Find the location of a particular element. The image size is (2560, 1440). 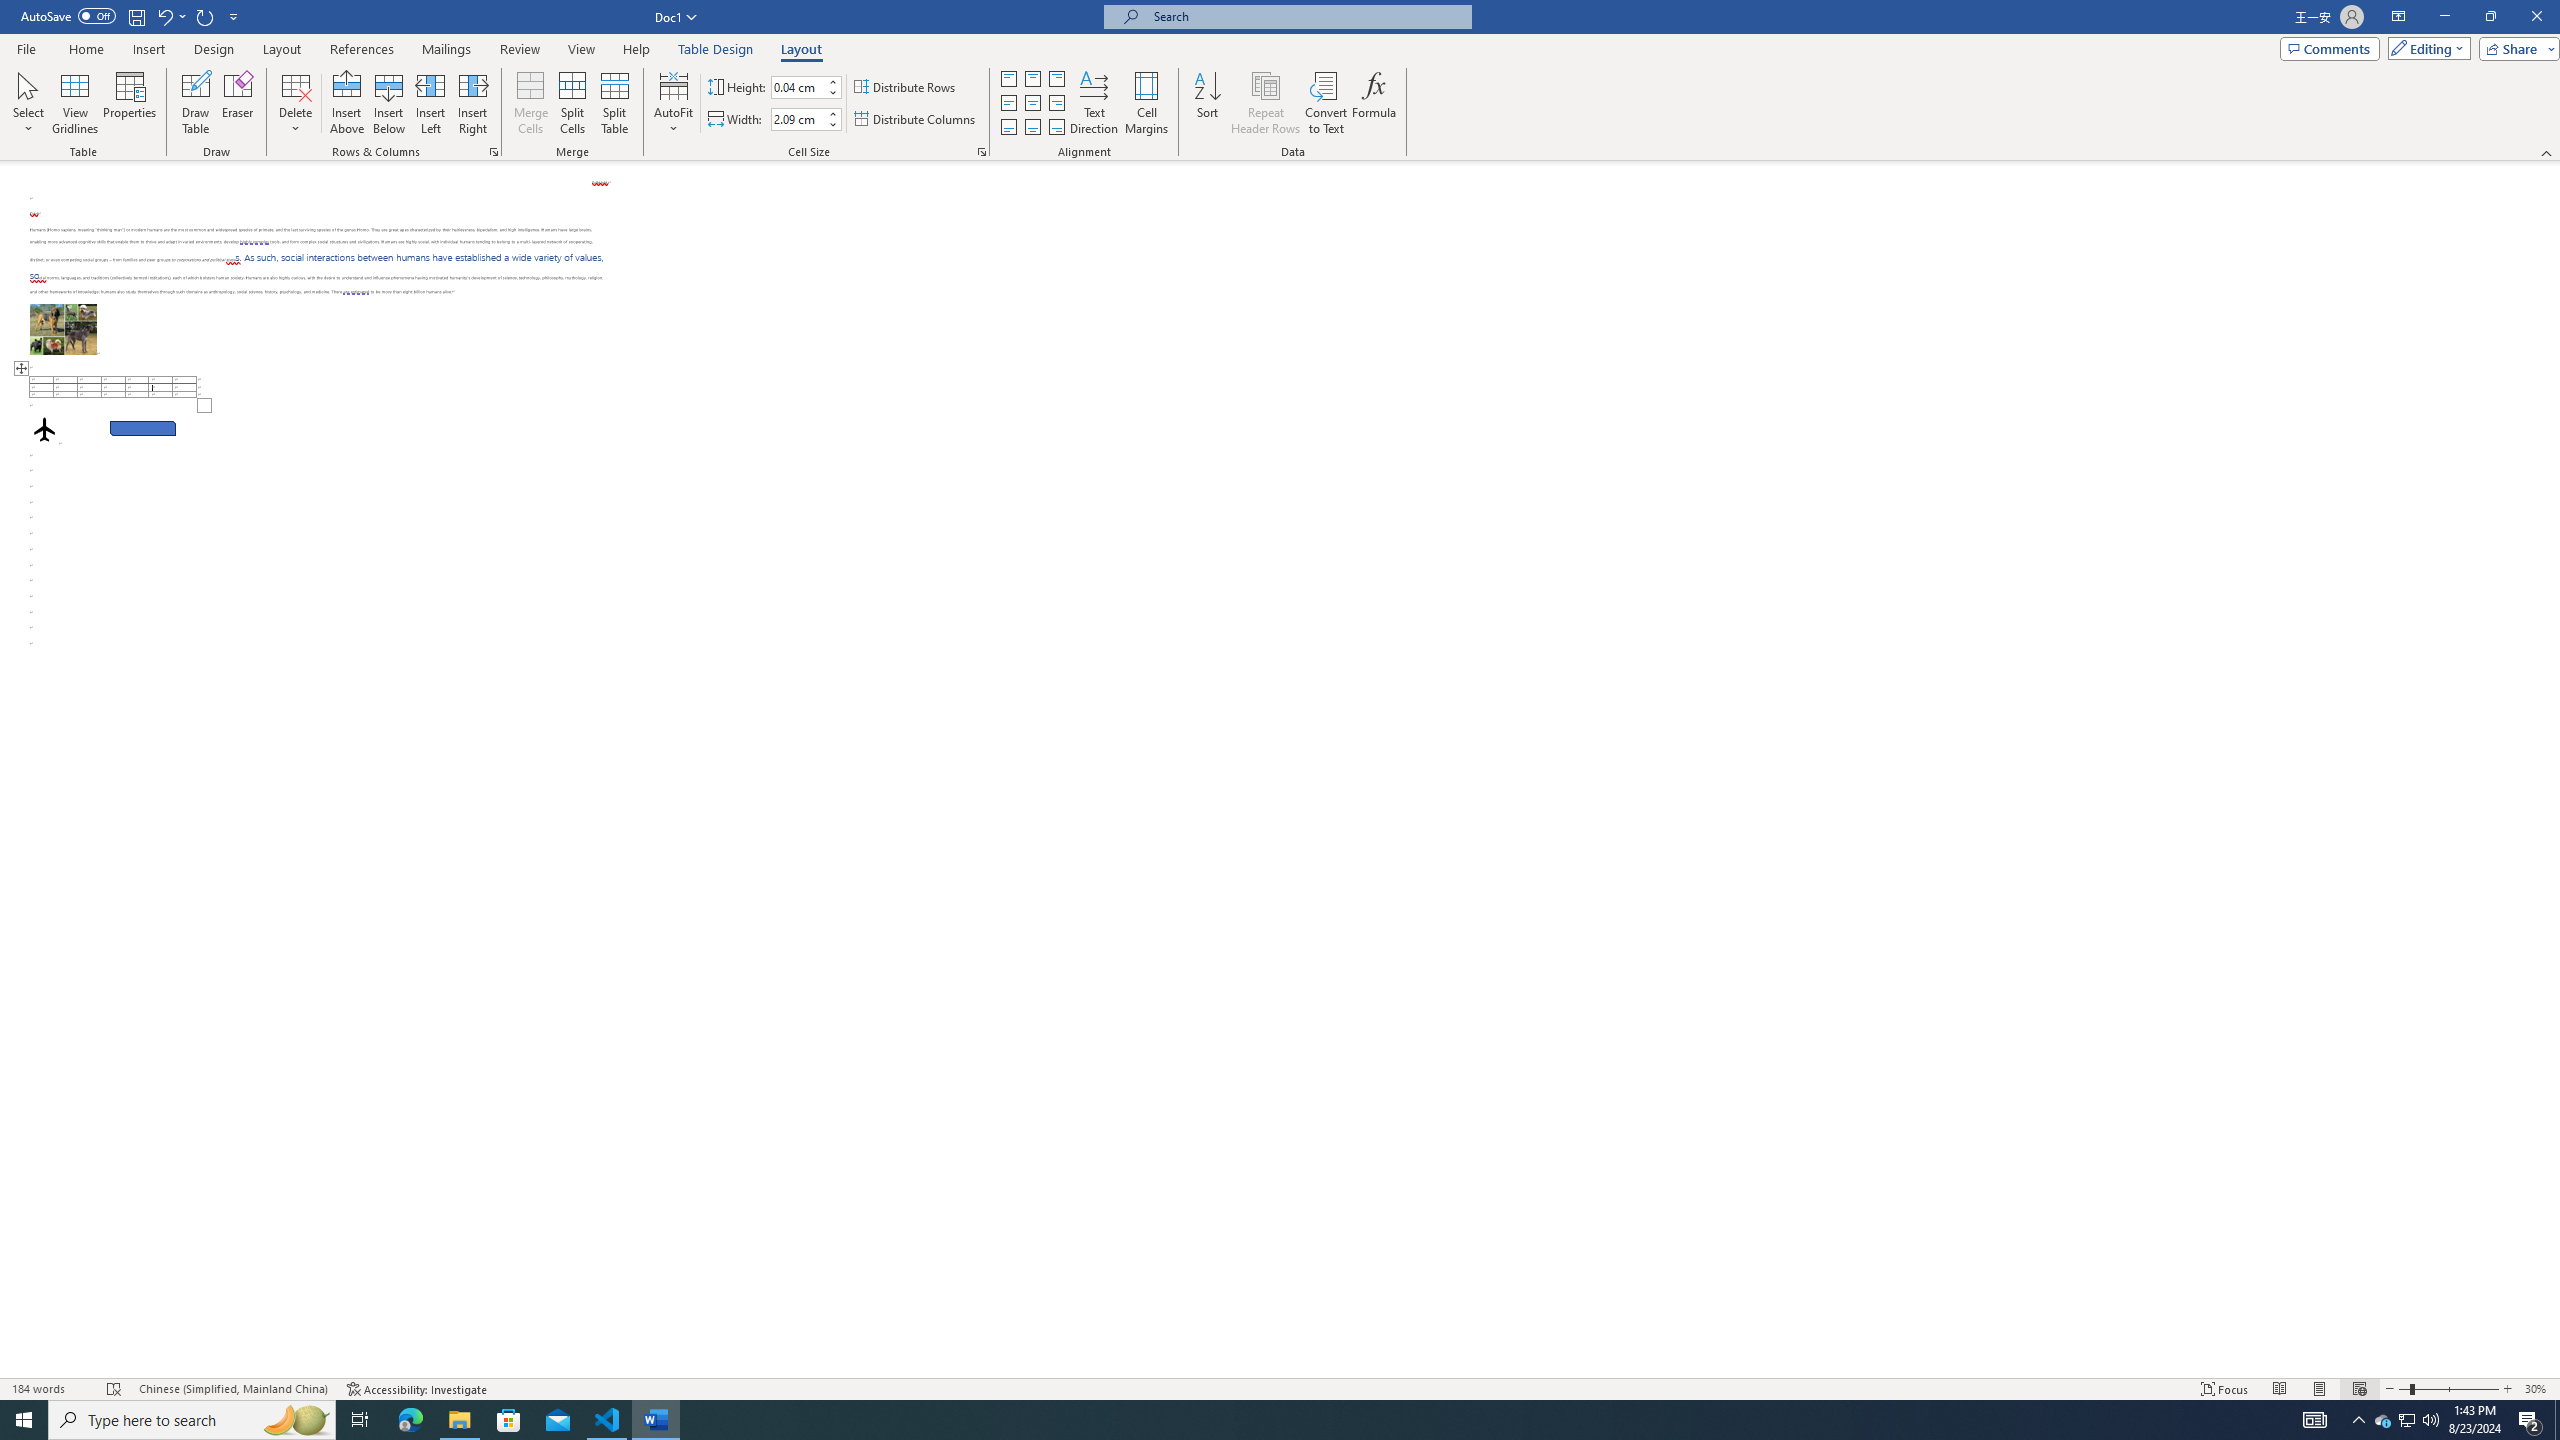

'Distribute Rows' is located at coordinates (905, 87).